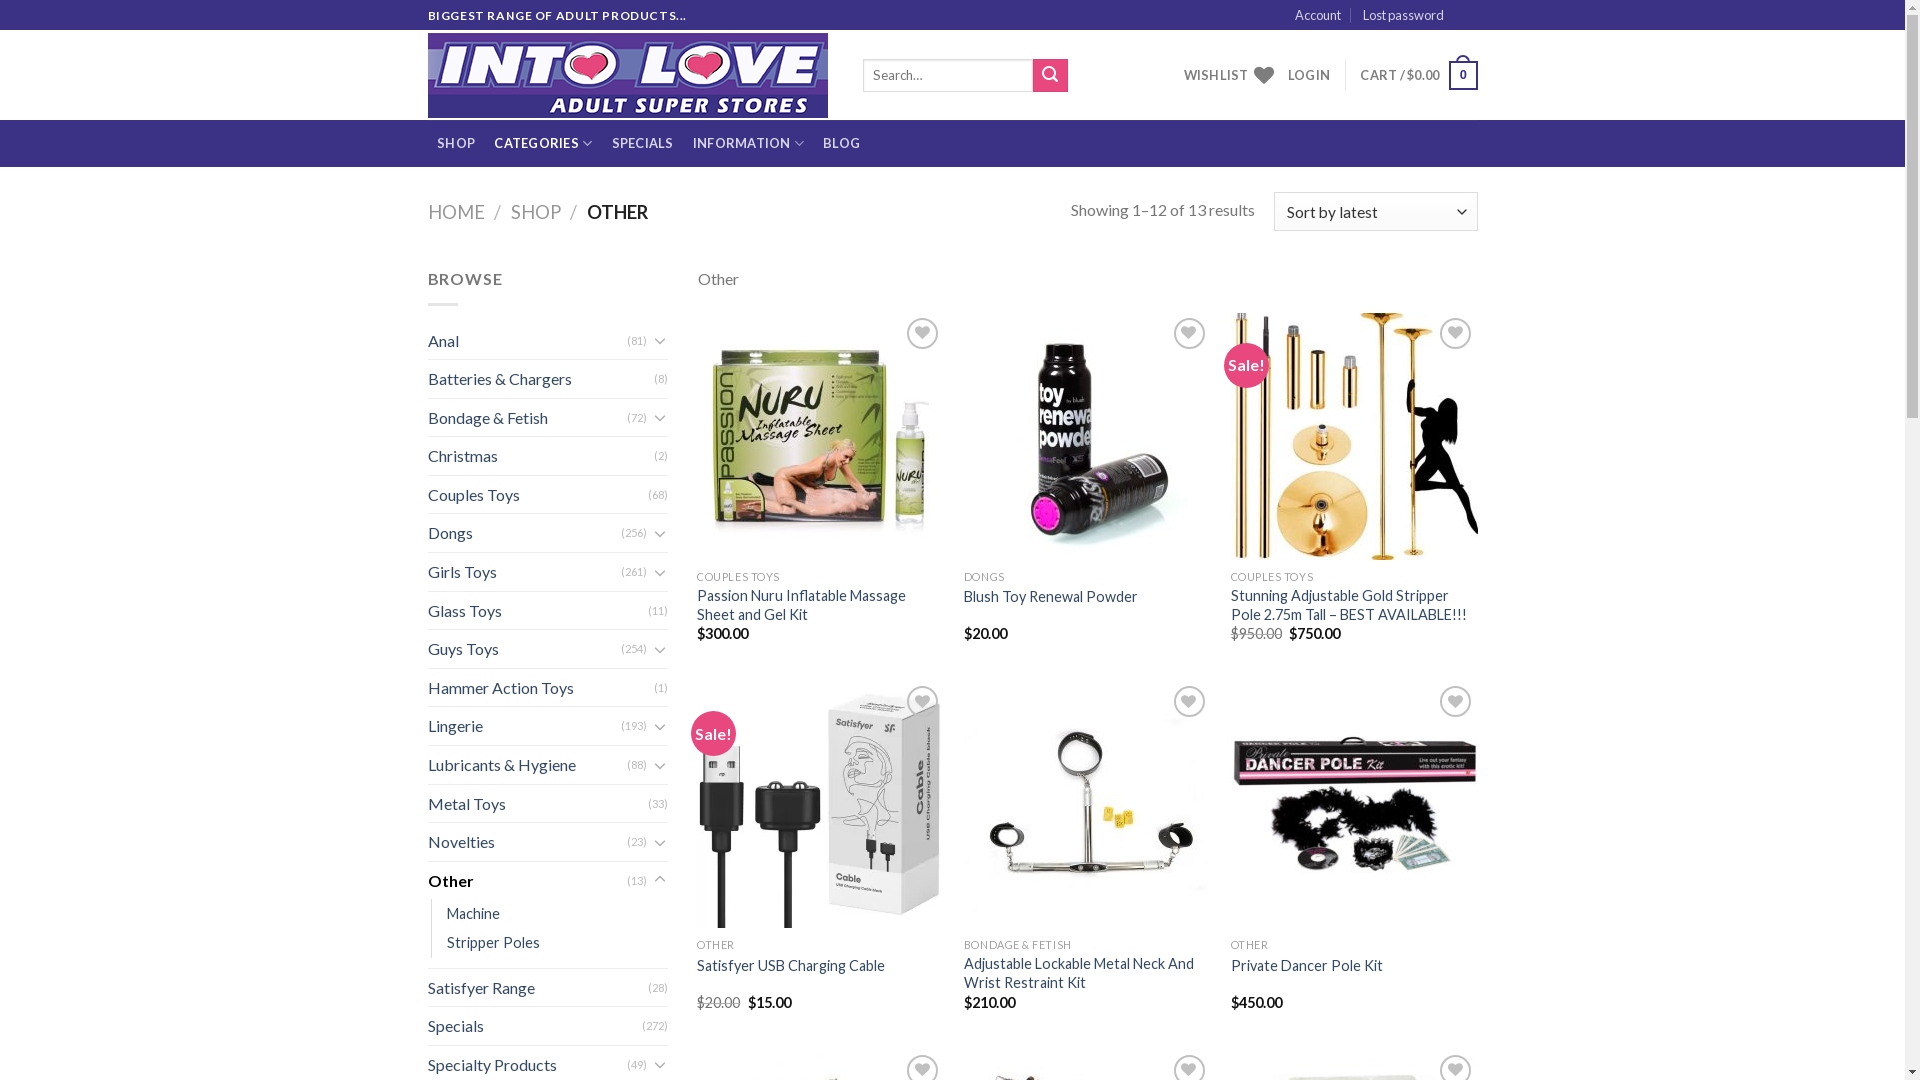 Image resolution: width=1920 pixels, height=1080 pixels. Describe the element at coordinates (1086, 972) in the screenshot. I see `'Adjustable Lockable Metal Neck And Wrist Restraint Kit'` at that location.